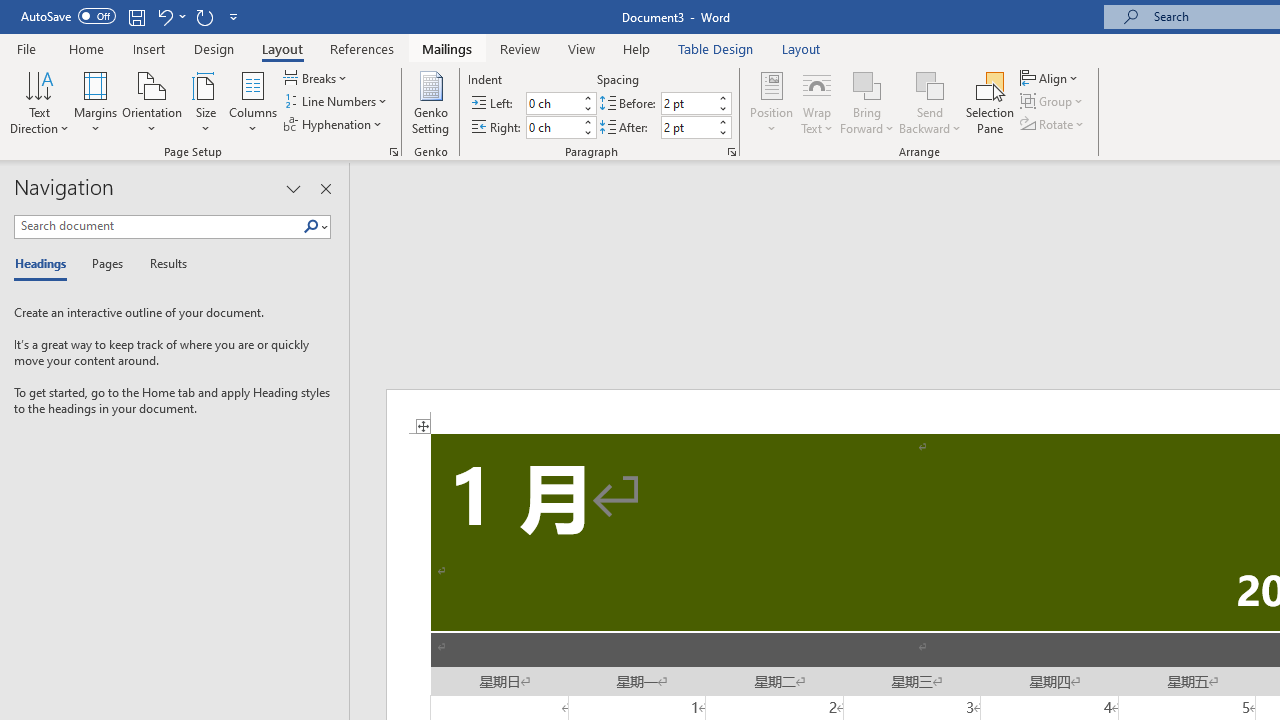 The image size is (1280, 720). What do you see at coordinates (45, 264) in the screenshot?
I see `'Headings'` at bounding box center [45, 264].